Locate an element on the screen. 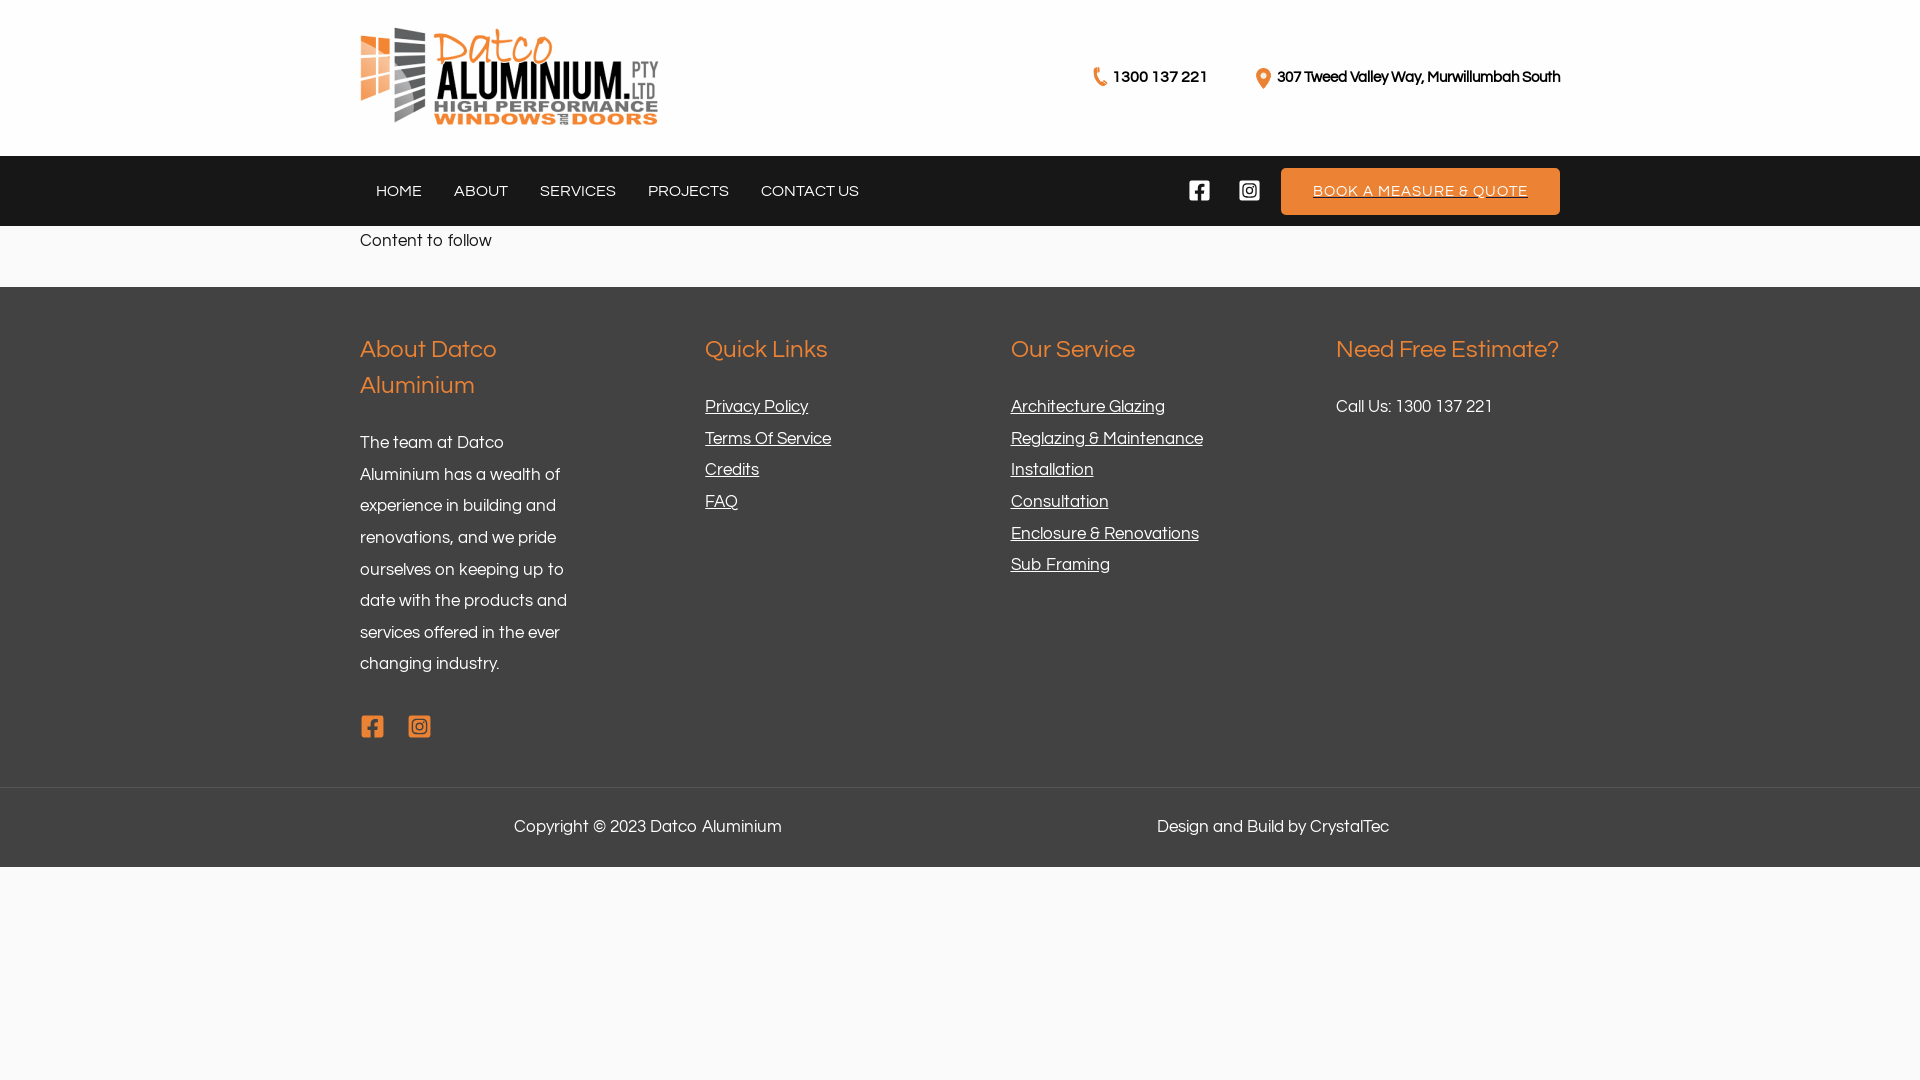 The image size is (1920, 1080). 'Enclosure & Renovations' is located at coordinates (1103, 532).